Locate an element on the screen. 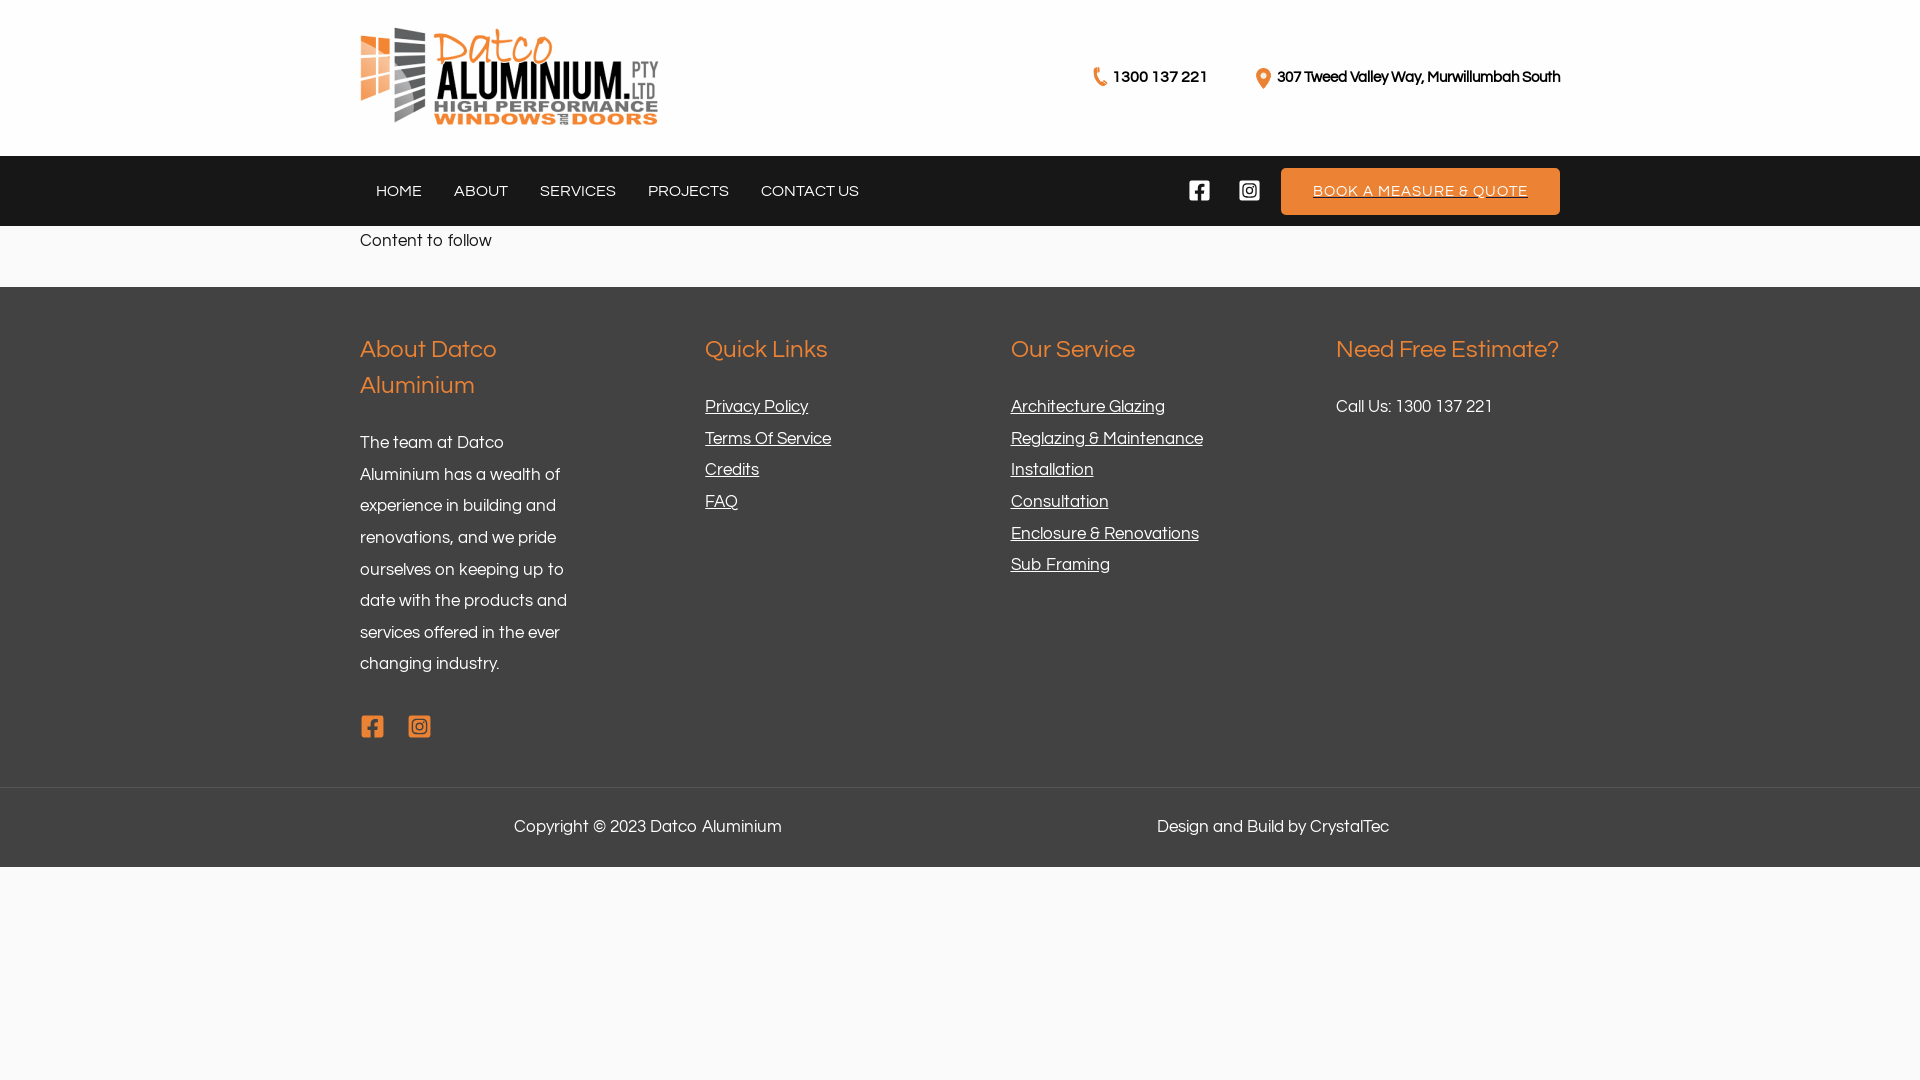 The image size is (1920, 1080). 'Enclosure & Renovations' is located at coordinates (1103, 532).